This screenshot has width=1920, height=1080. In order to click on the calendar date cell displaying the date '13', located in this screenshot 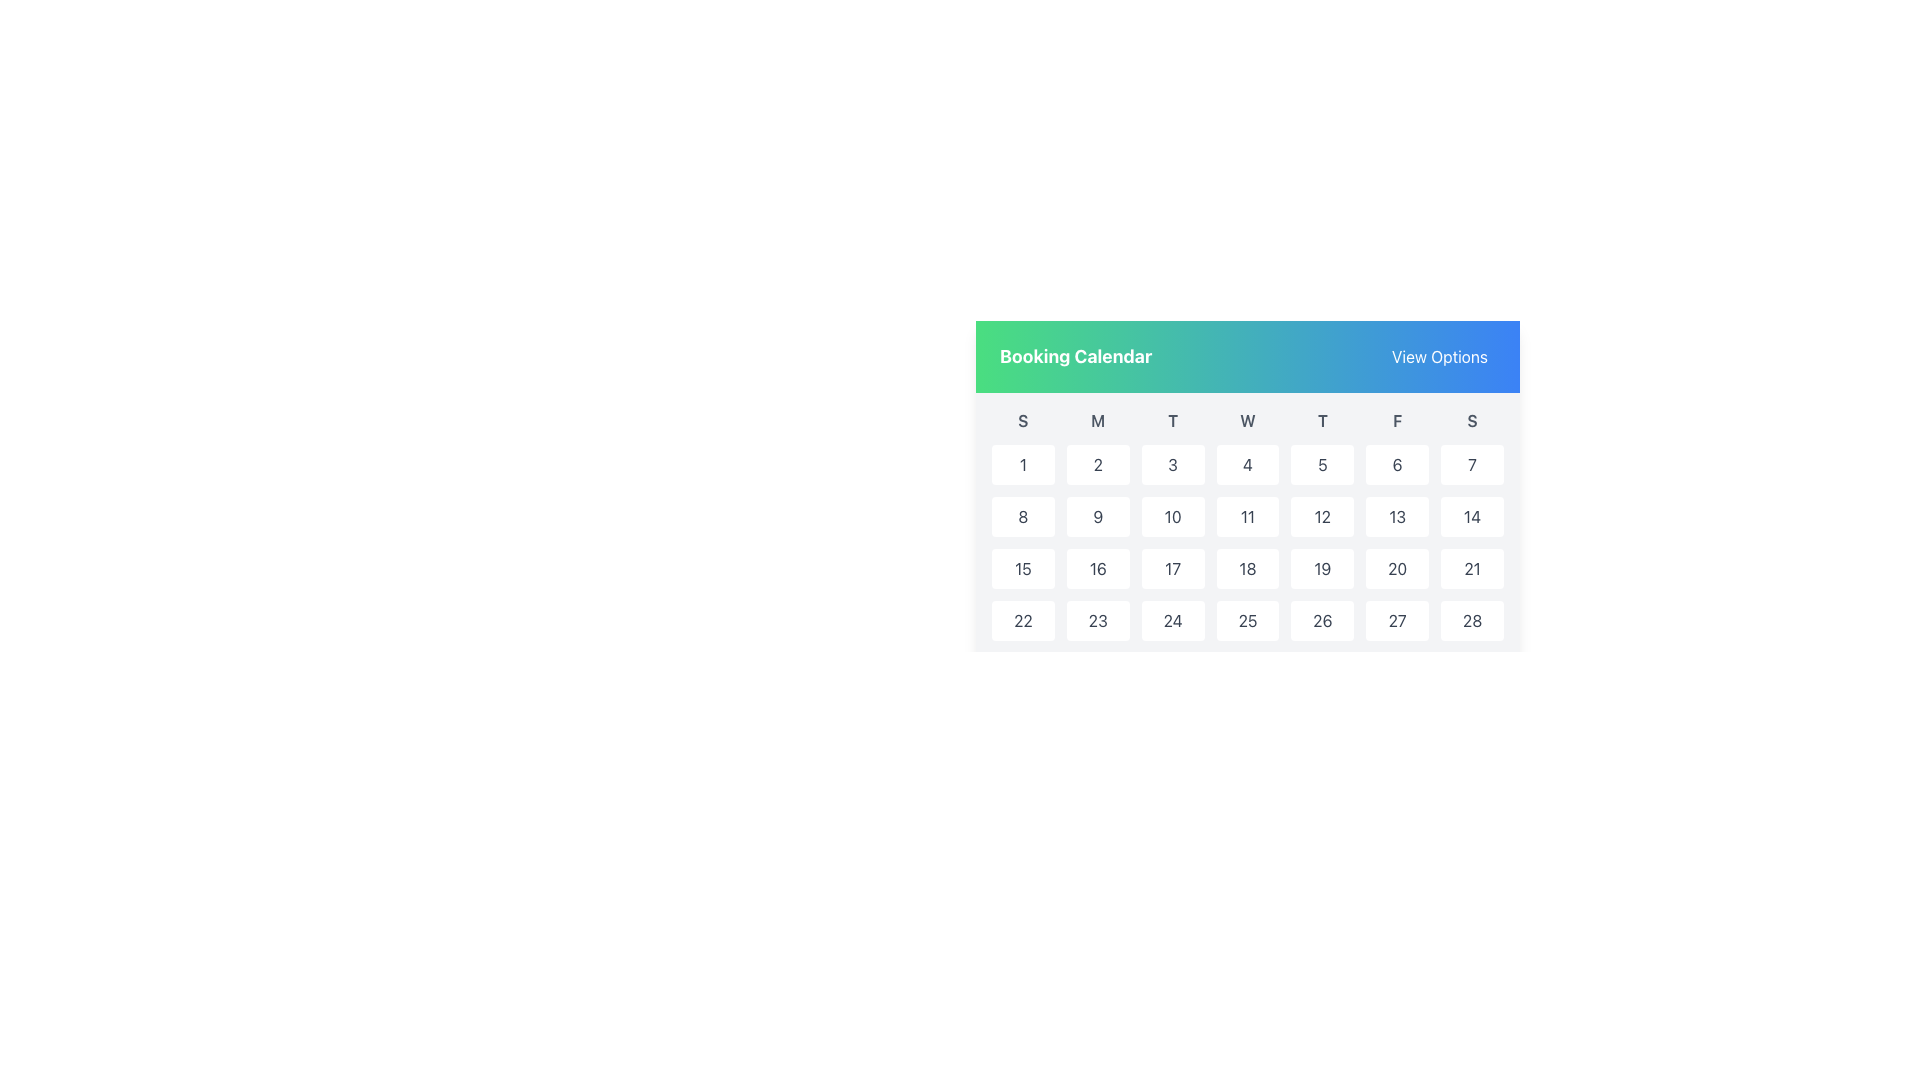, I will do `click(1395, 515)`.